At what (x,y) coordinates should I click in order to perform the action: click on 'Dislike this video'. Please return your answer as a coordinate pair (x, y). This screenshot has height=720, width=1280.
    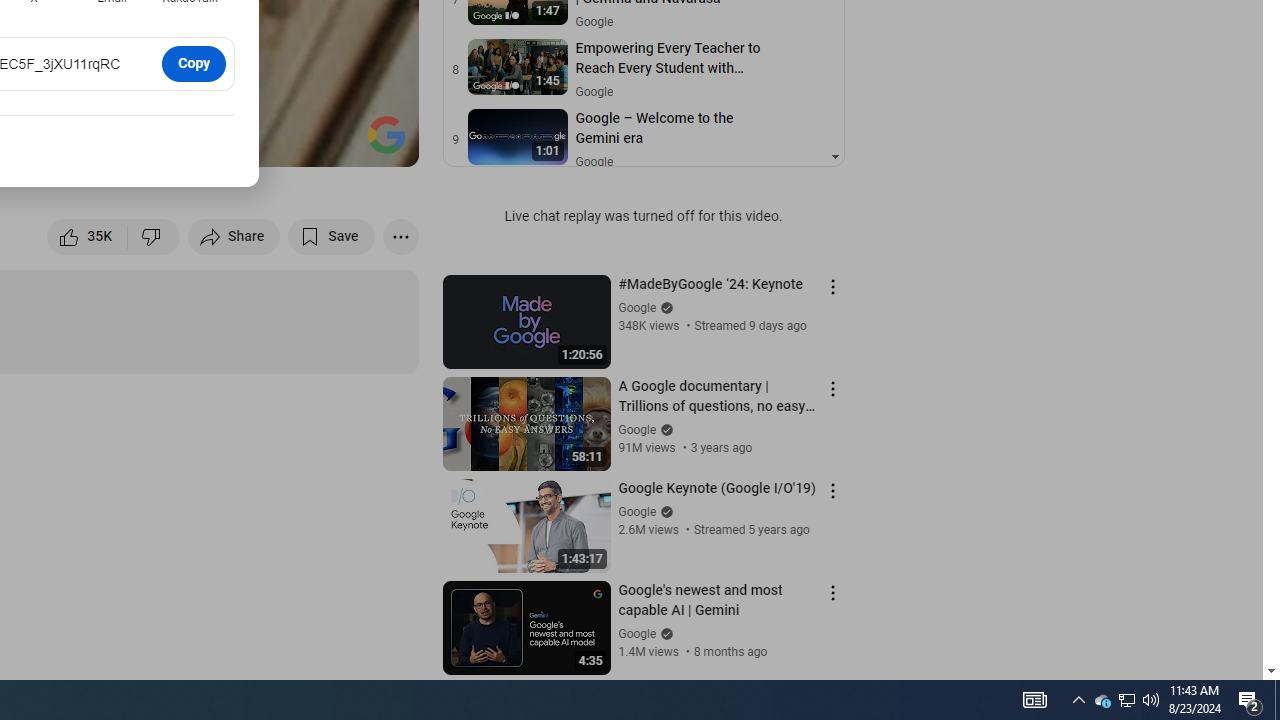
    Looking at the image, I should click on (153, 235).